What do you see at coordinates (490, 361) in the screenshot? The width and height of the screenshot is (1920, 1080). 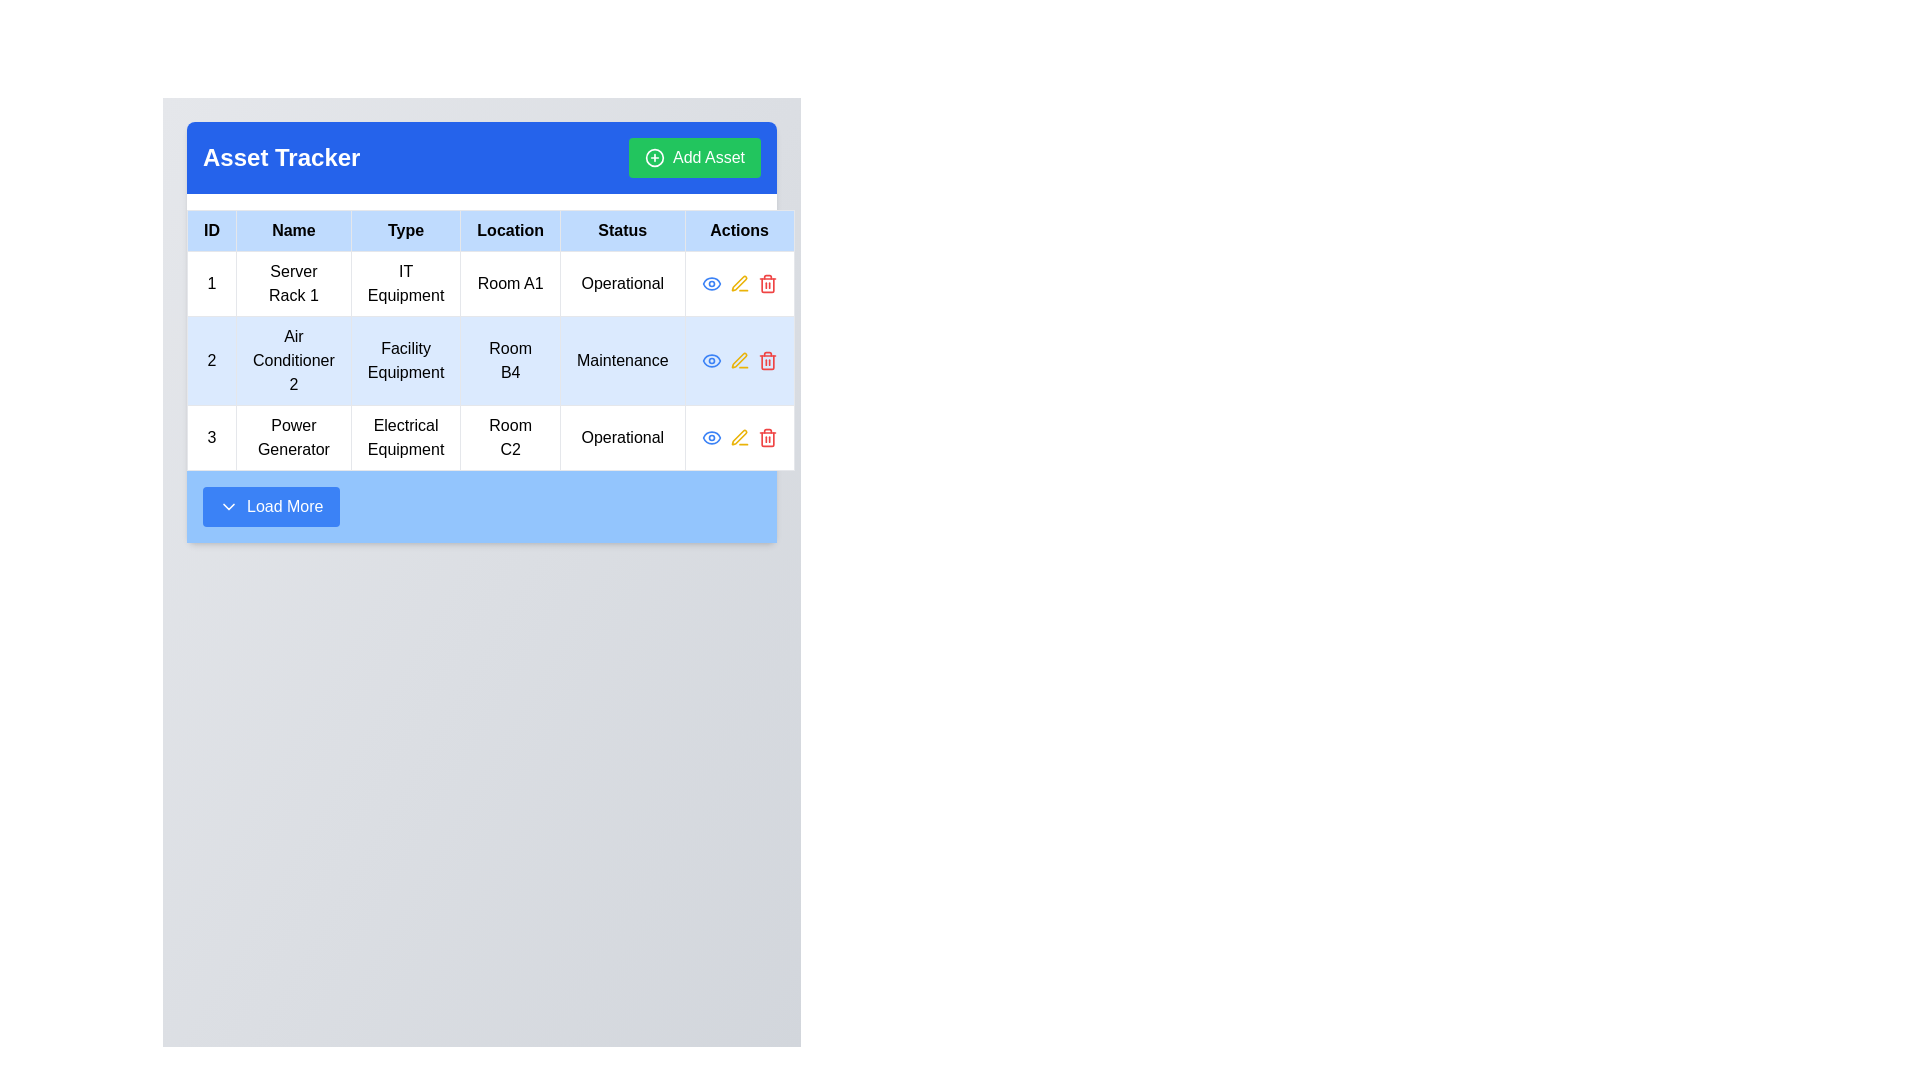 I see `the second row in the table displaying information such as '2', 'Air Conditioner 2', 'Facility Equipment', 'Room B4', 'Maintenance', and action icons` at bounding box center [490, 361].